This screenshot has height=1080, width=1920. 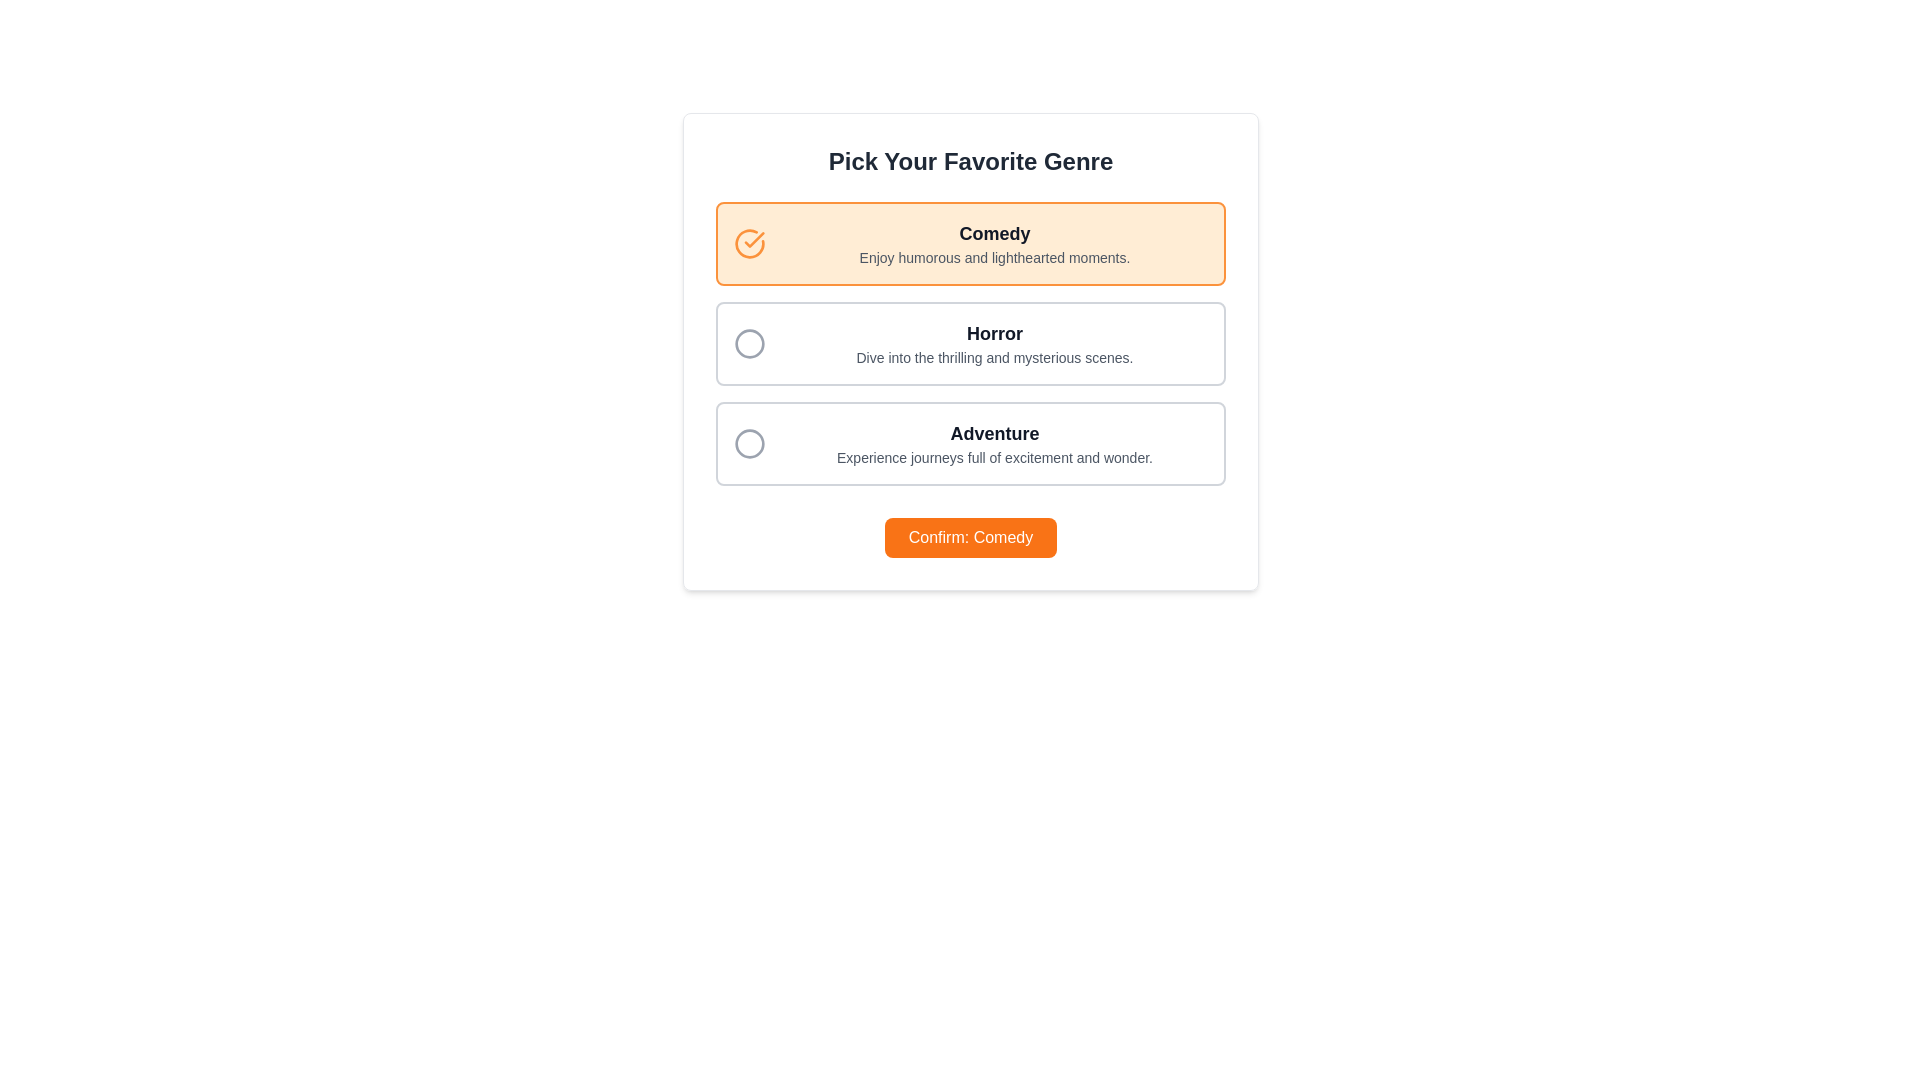 What do you see at coordinates (757, 442) in the screenshot?
I see `the Adventure card selection icon from its current position at the top-left corner of the Adventure option card` at bounding box center [757, 442].